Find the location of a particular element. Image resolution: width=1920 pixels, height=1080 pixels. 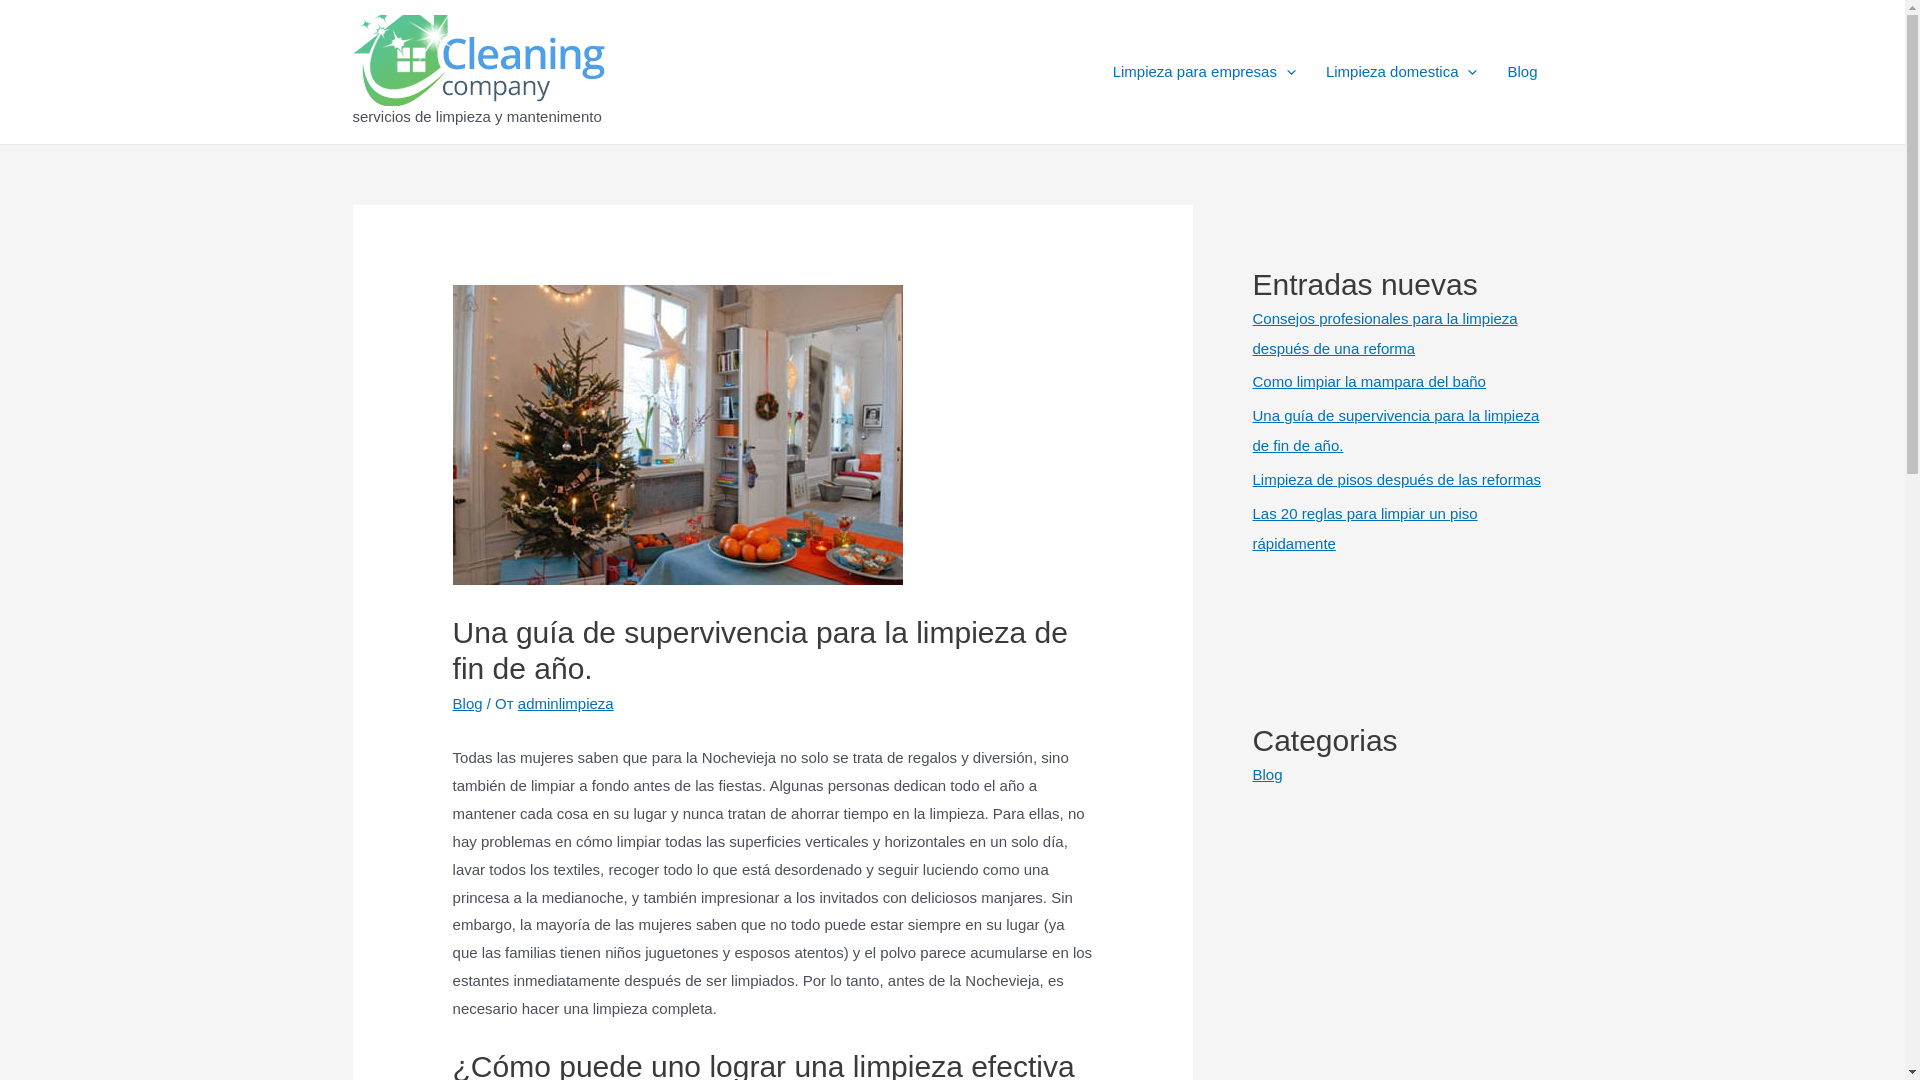

'adminlimpieza' is located at coordinates (565, 702).